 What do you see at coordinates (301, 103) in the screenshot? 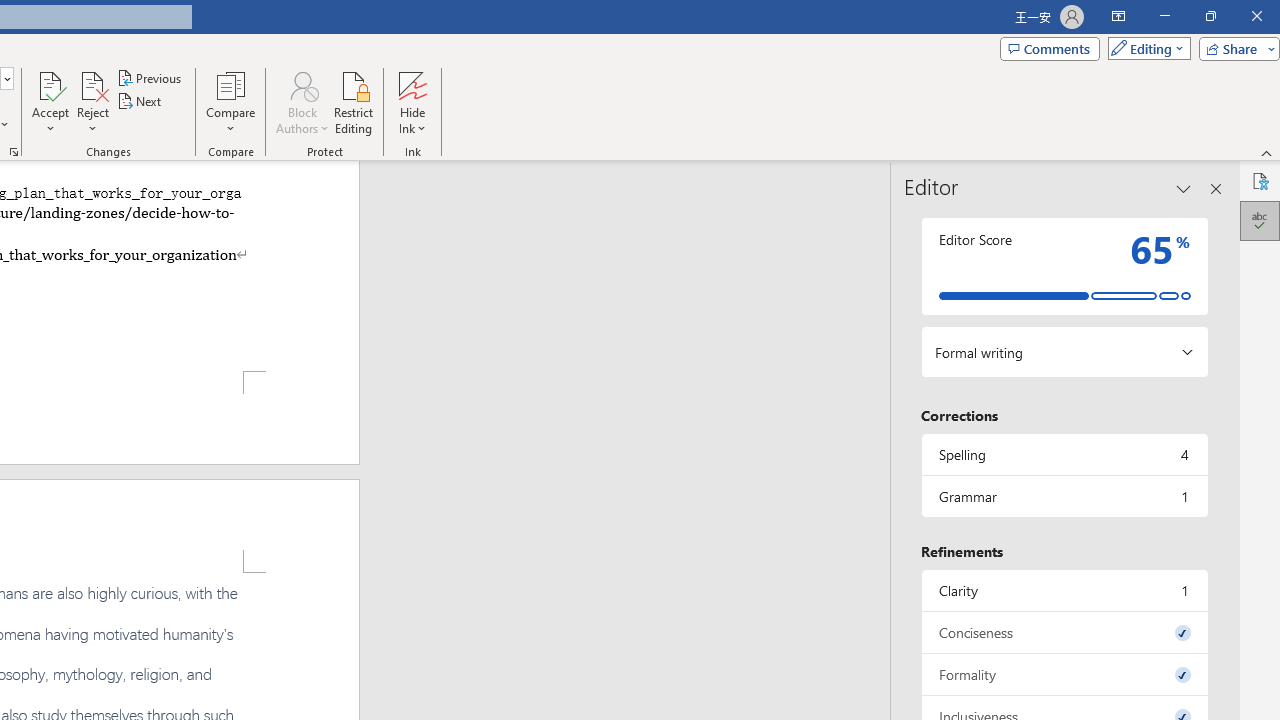
I see `'Block Authors'` at bounding box center [301, 103].